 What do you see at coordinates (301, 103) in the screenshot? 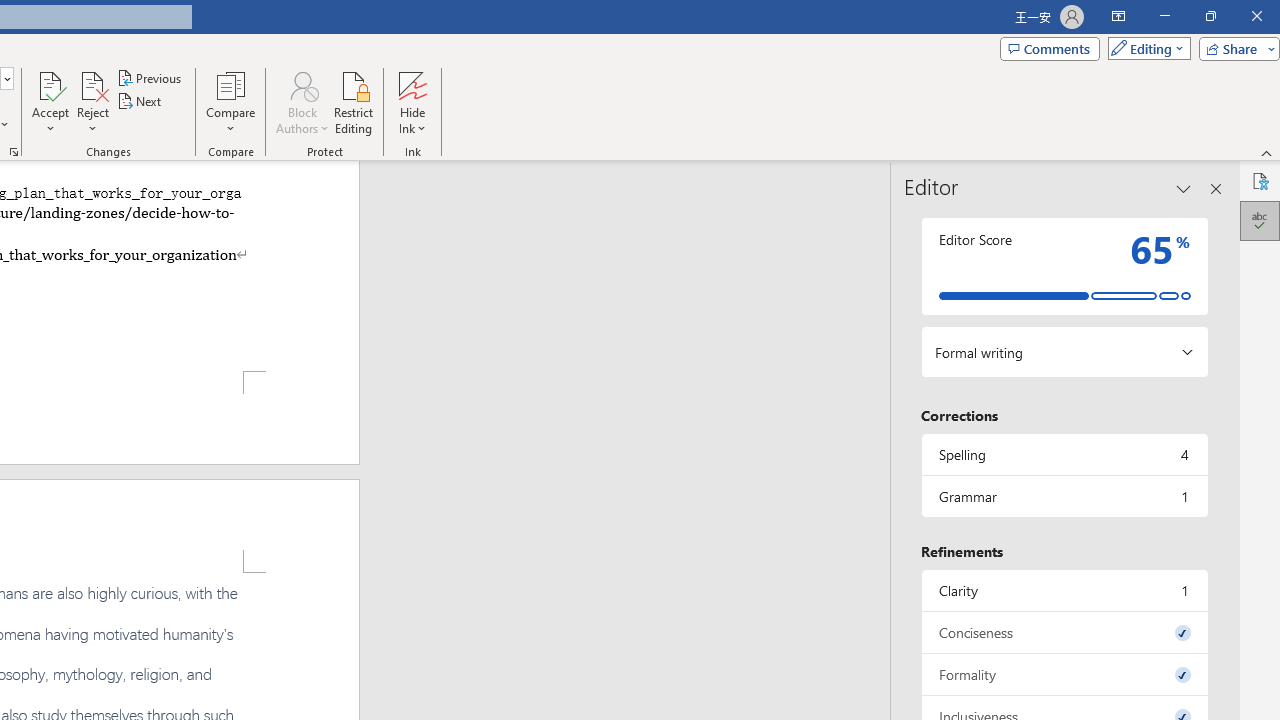
I see `'Block Authors'` at bounding box center [301, 103].